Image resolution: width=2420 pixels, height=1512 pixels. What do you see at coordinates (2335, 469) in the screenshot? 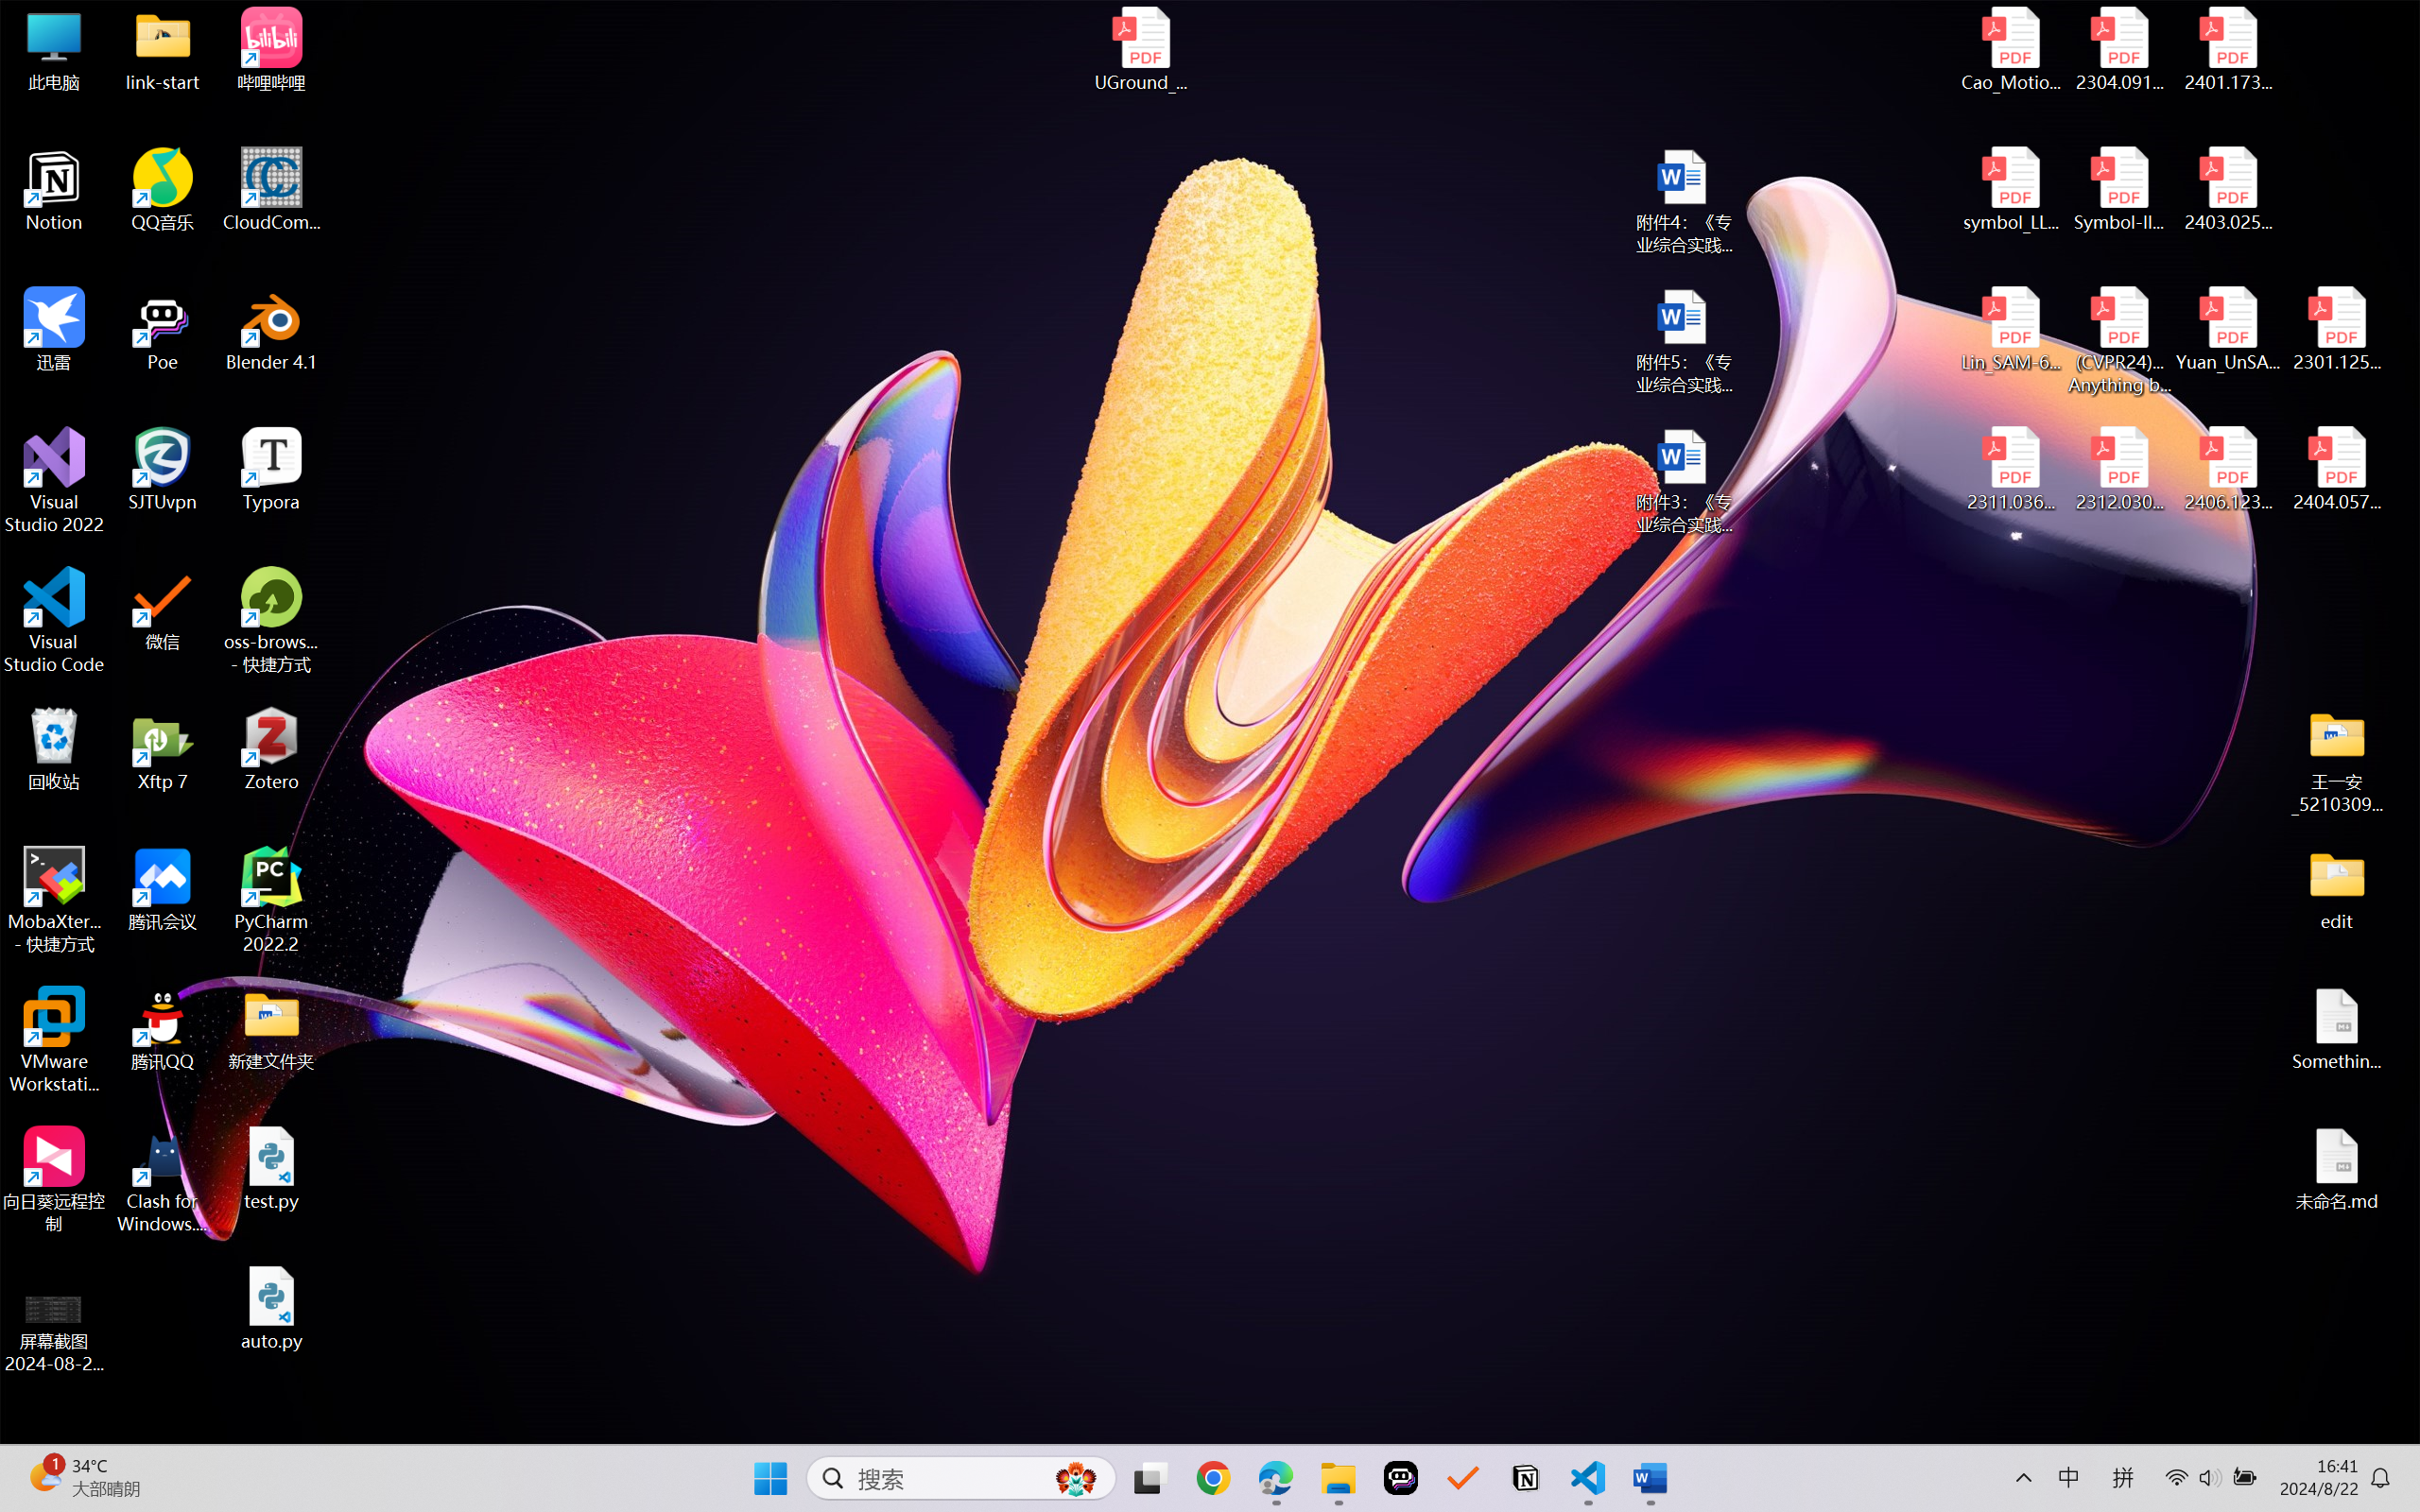
I see `'2404.05719v1.pdf'` at bounding box center [2335, 469].